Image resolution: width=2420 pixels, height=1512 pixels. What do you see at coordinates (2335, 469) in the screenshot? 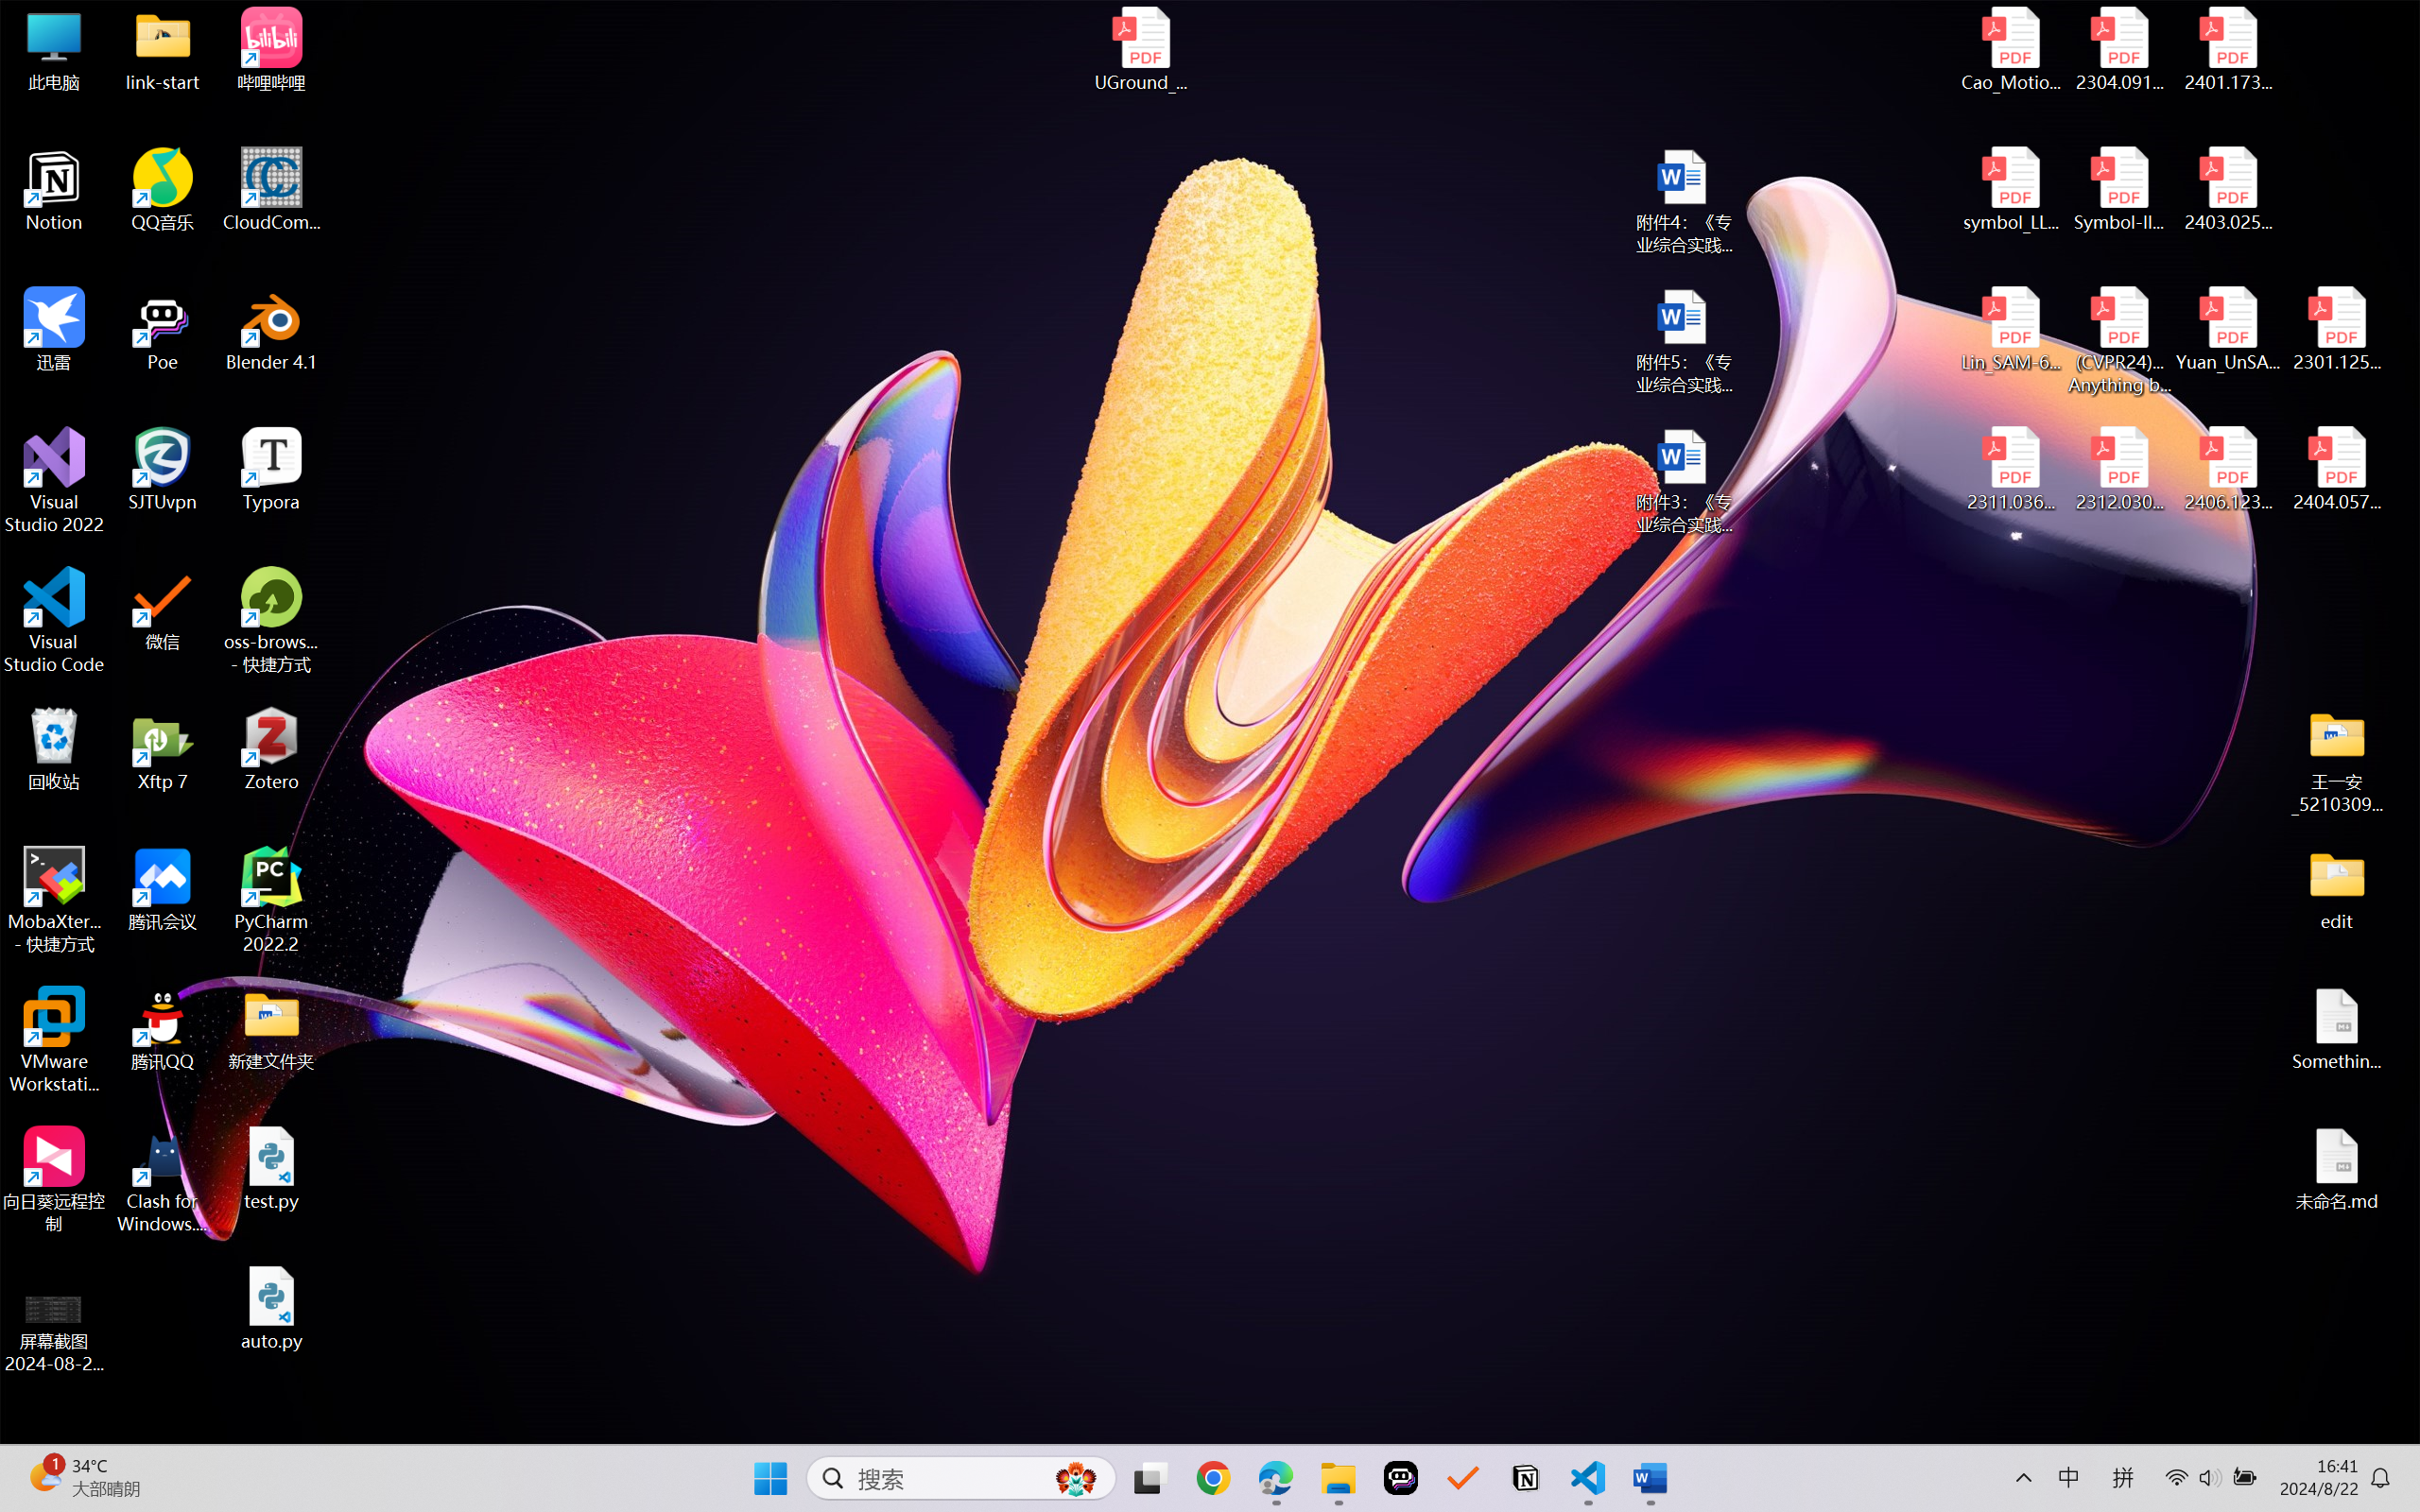
I see `'2404.05719v1.pdf'` at bounding box center [2335, 469].